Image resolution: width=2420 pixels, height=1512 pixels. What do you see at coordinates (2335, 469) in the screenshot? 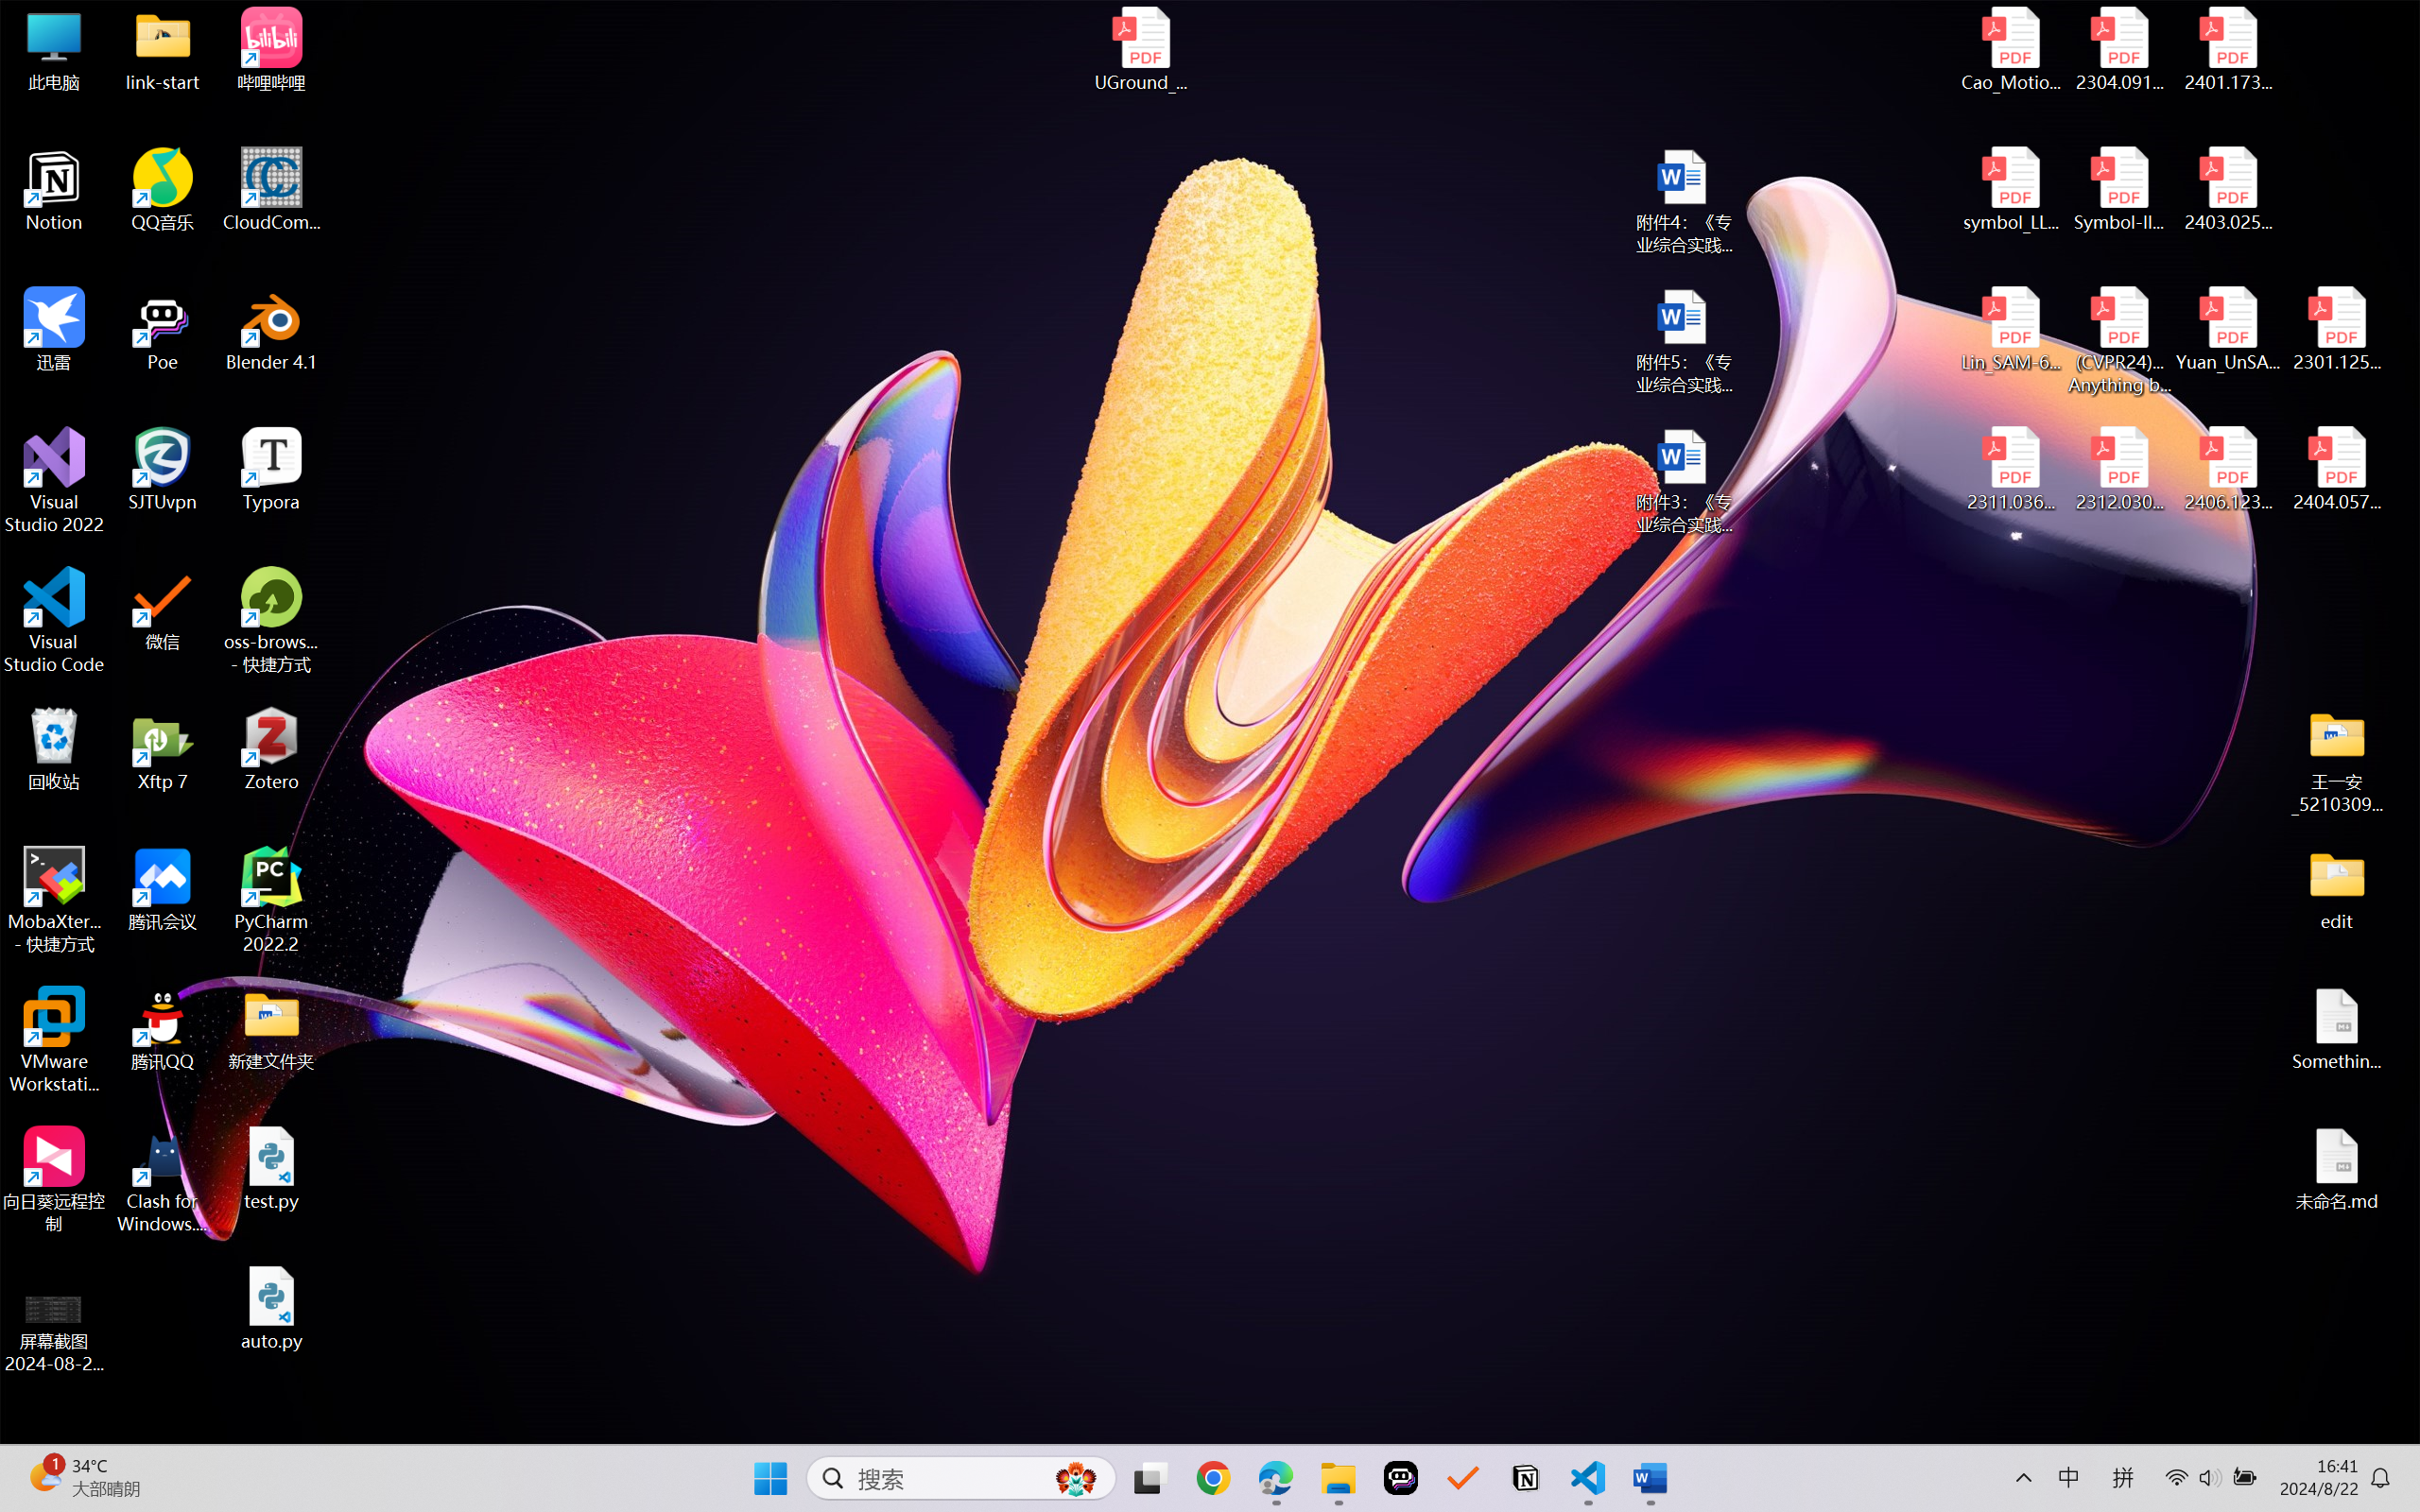
I see `'2404.05719v1.pdf'` at bounding box center [2335, 469].